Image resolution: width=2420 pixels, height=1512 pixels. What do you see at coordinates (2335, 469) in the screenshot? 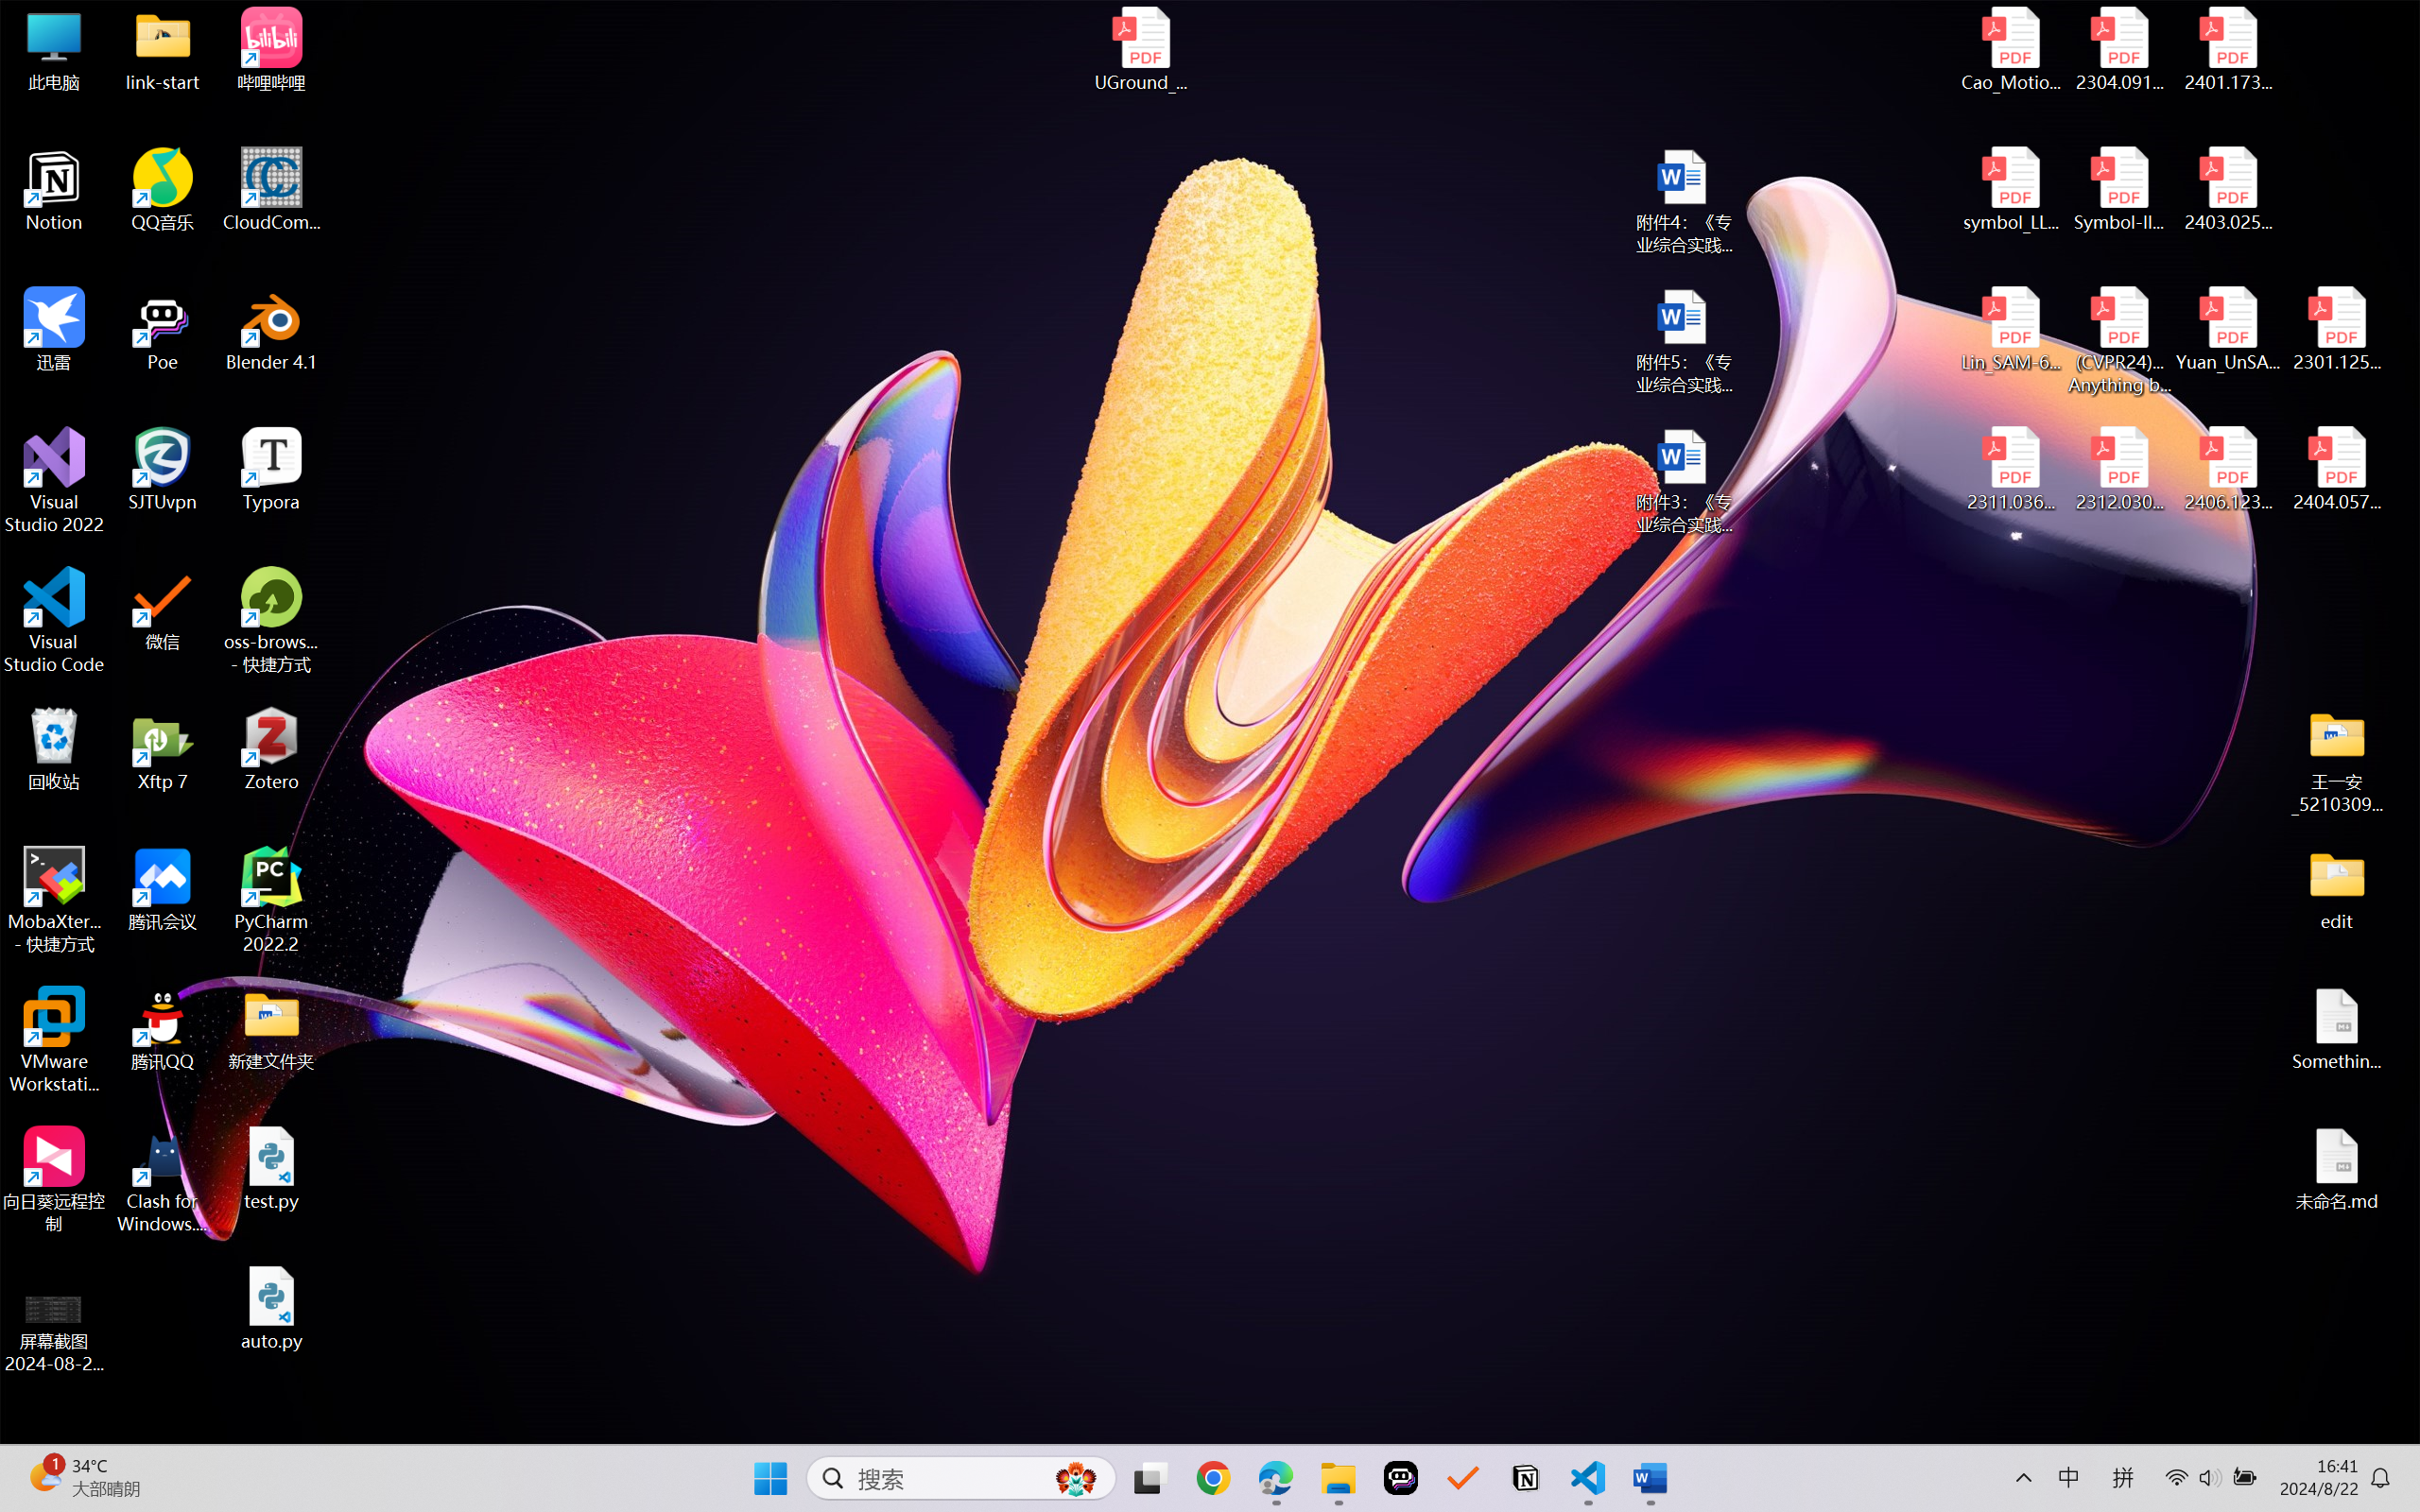
I see `'2404.05719v1.pdf'` at bounding box center [2335, 469].